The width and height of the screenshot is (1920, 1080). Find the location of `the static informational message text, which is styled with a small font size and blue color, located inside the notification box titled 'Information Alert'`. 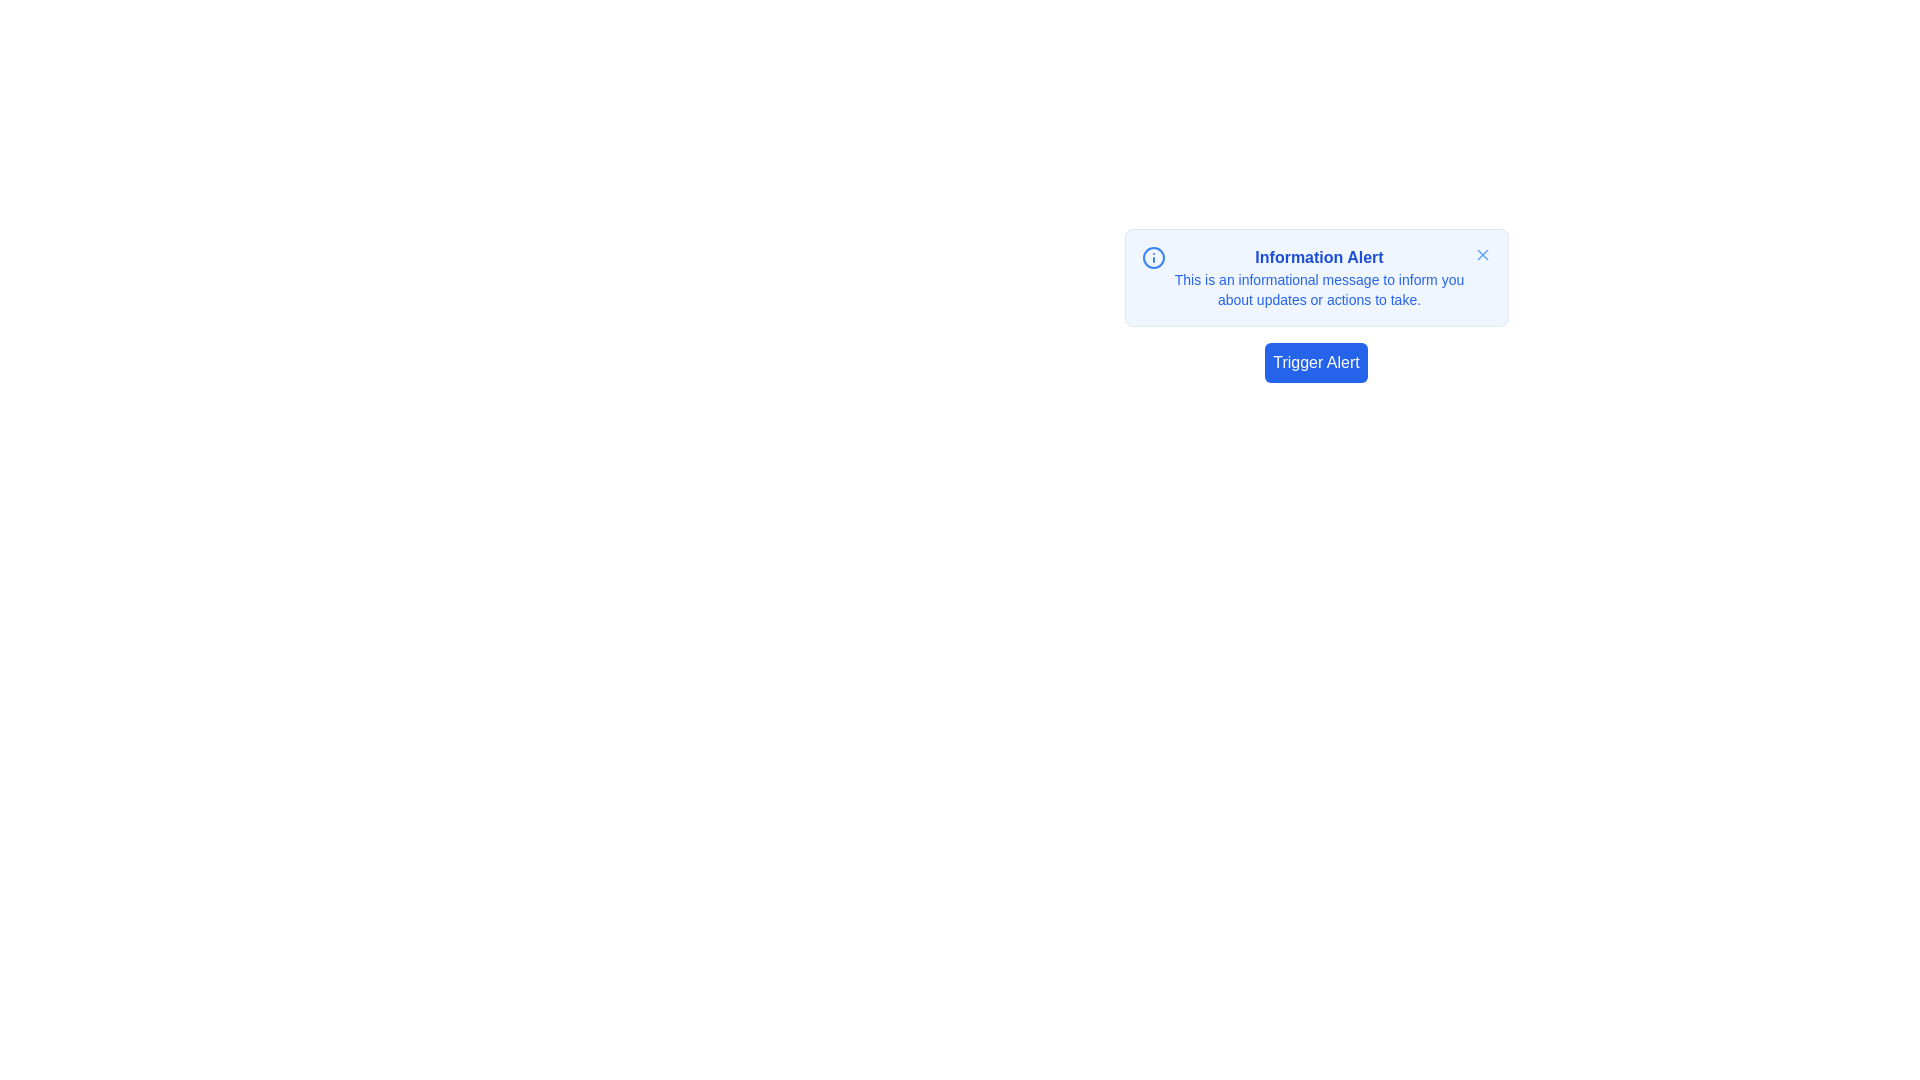

the static informational message text, which is styled with a small font size and blue color, located inside the notification box titled 'Information Alert' is located at coordinates (1319, 289).